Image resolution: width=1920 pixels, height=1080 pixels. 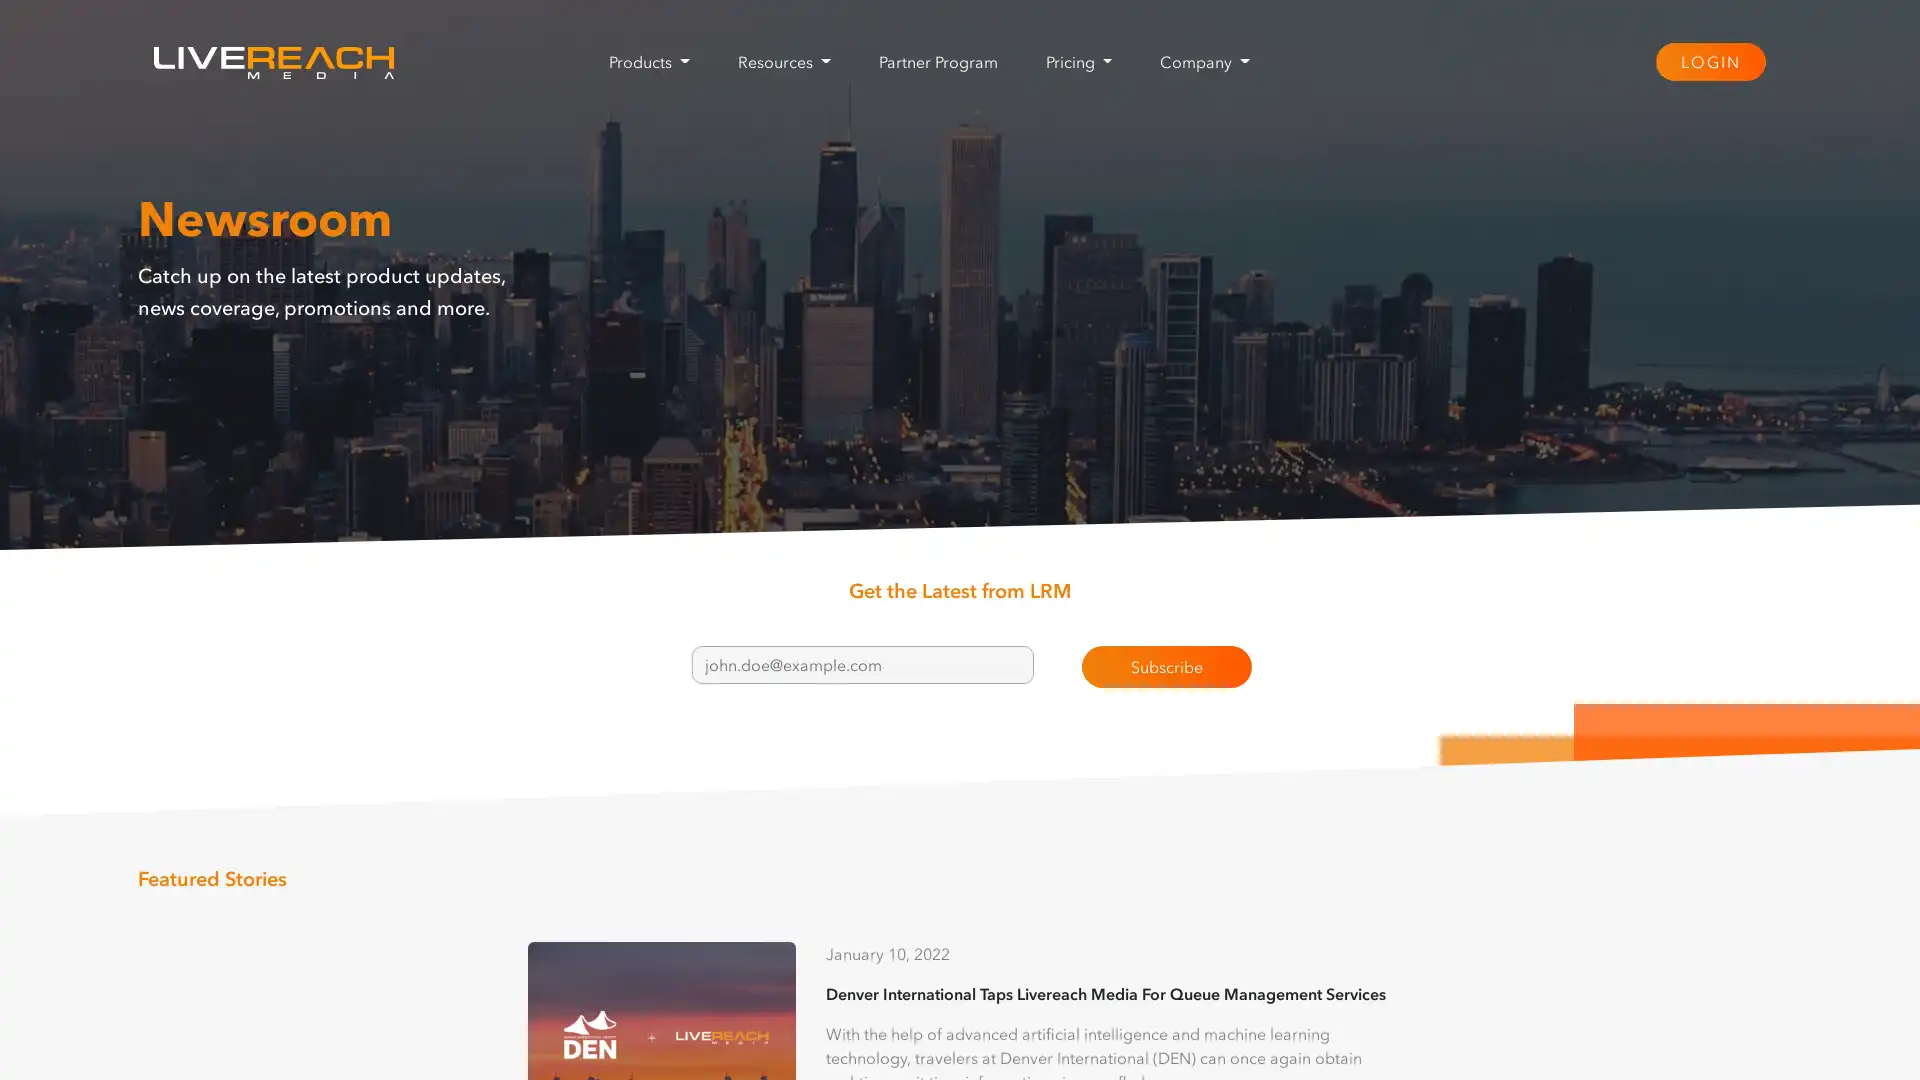 What do you see at coordinates (1166, 667) in the screenshot?
I see `Subscribe` at bounding box center [1166, 667].